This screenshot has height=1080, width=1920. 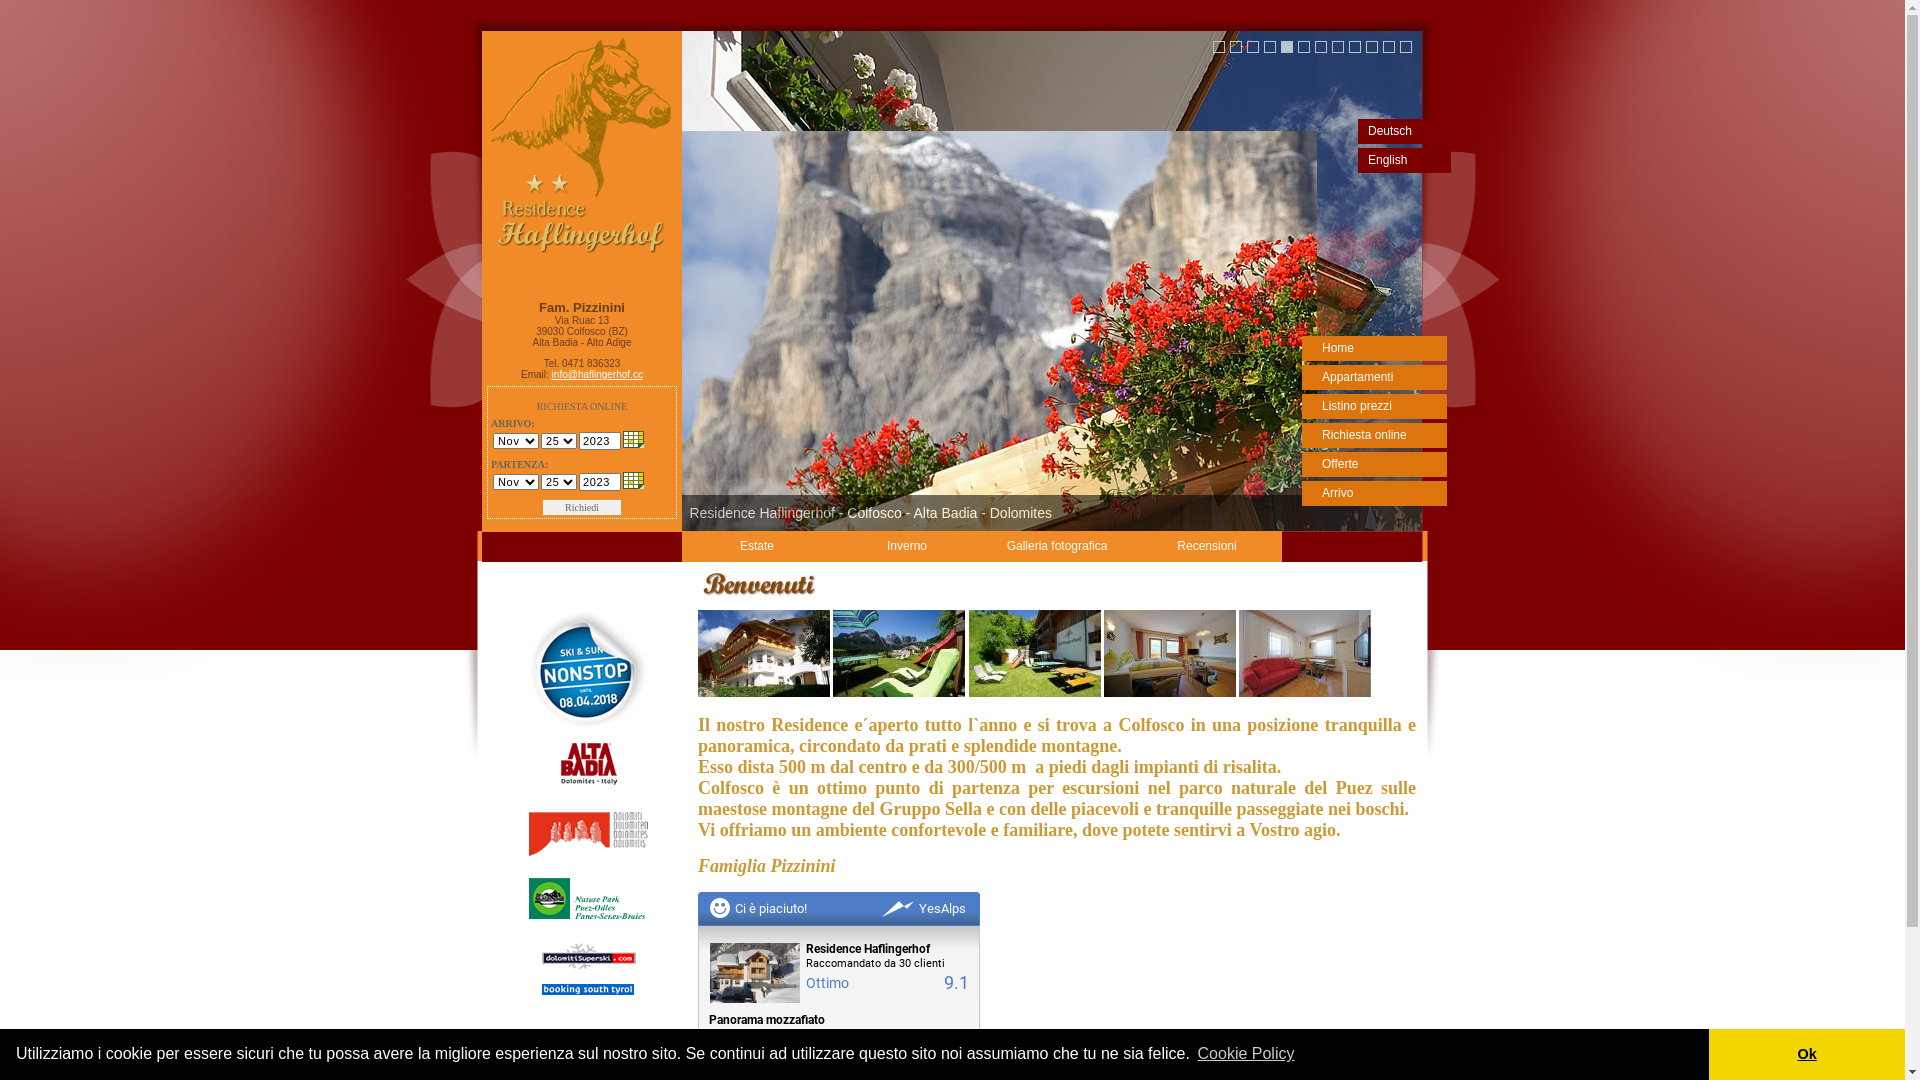 What do you see at coordinates (1403, 159) in the screenshot?
I see `'English'` at bounding box center [1403, 159].